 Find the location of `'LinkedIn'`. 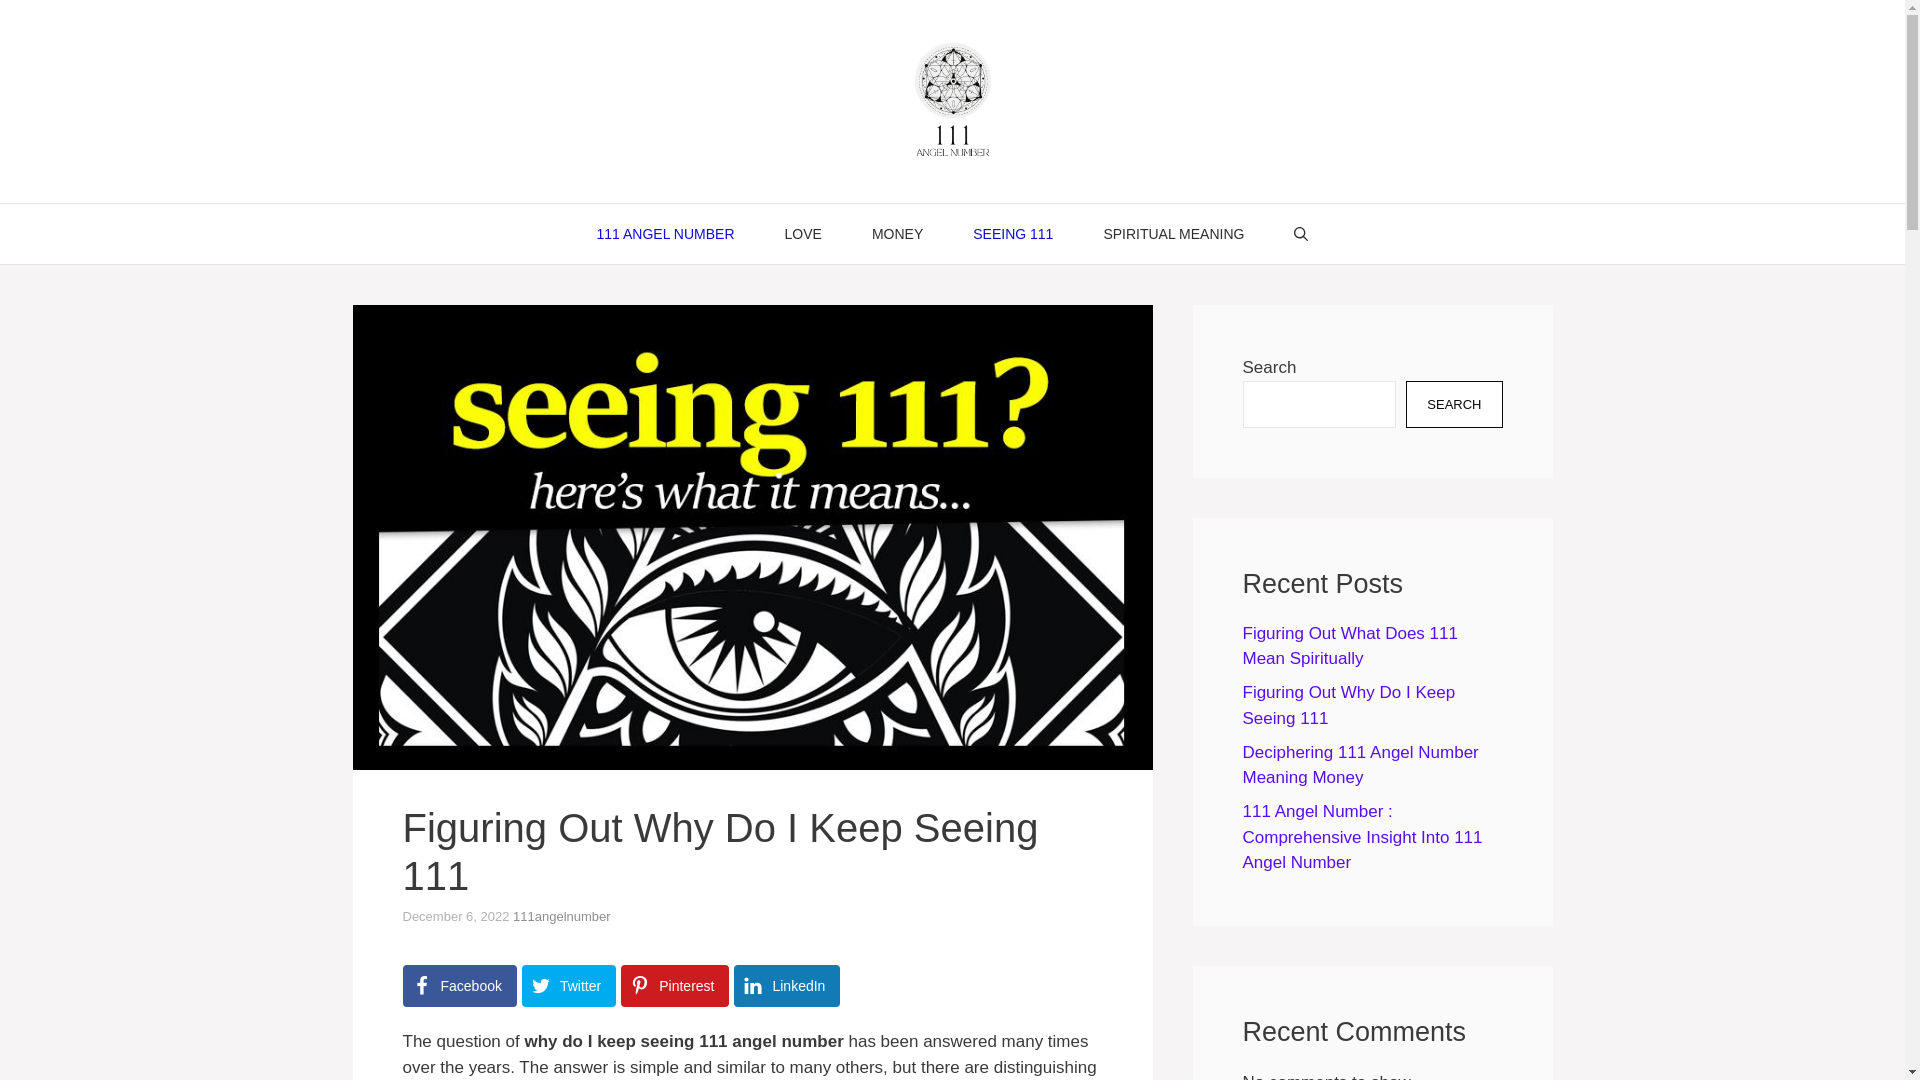

'LinkedIn' is located at coordinates (786, 985).